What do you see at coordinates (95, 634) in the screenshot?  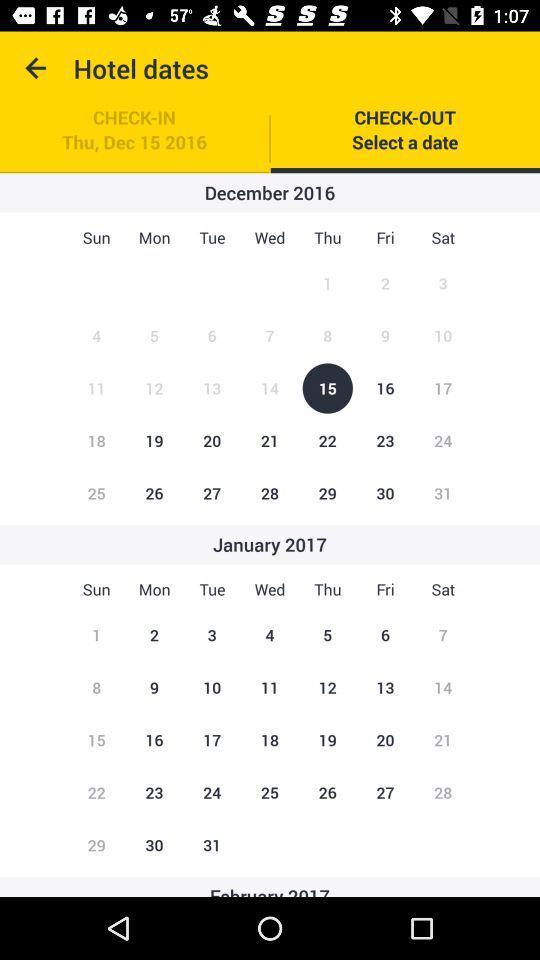 I see `number called 1 below the text sun` at bounding box center [95, 634].